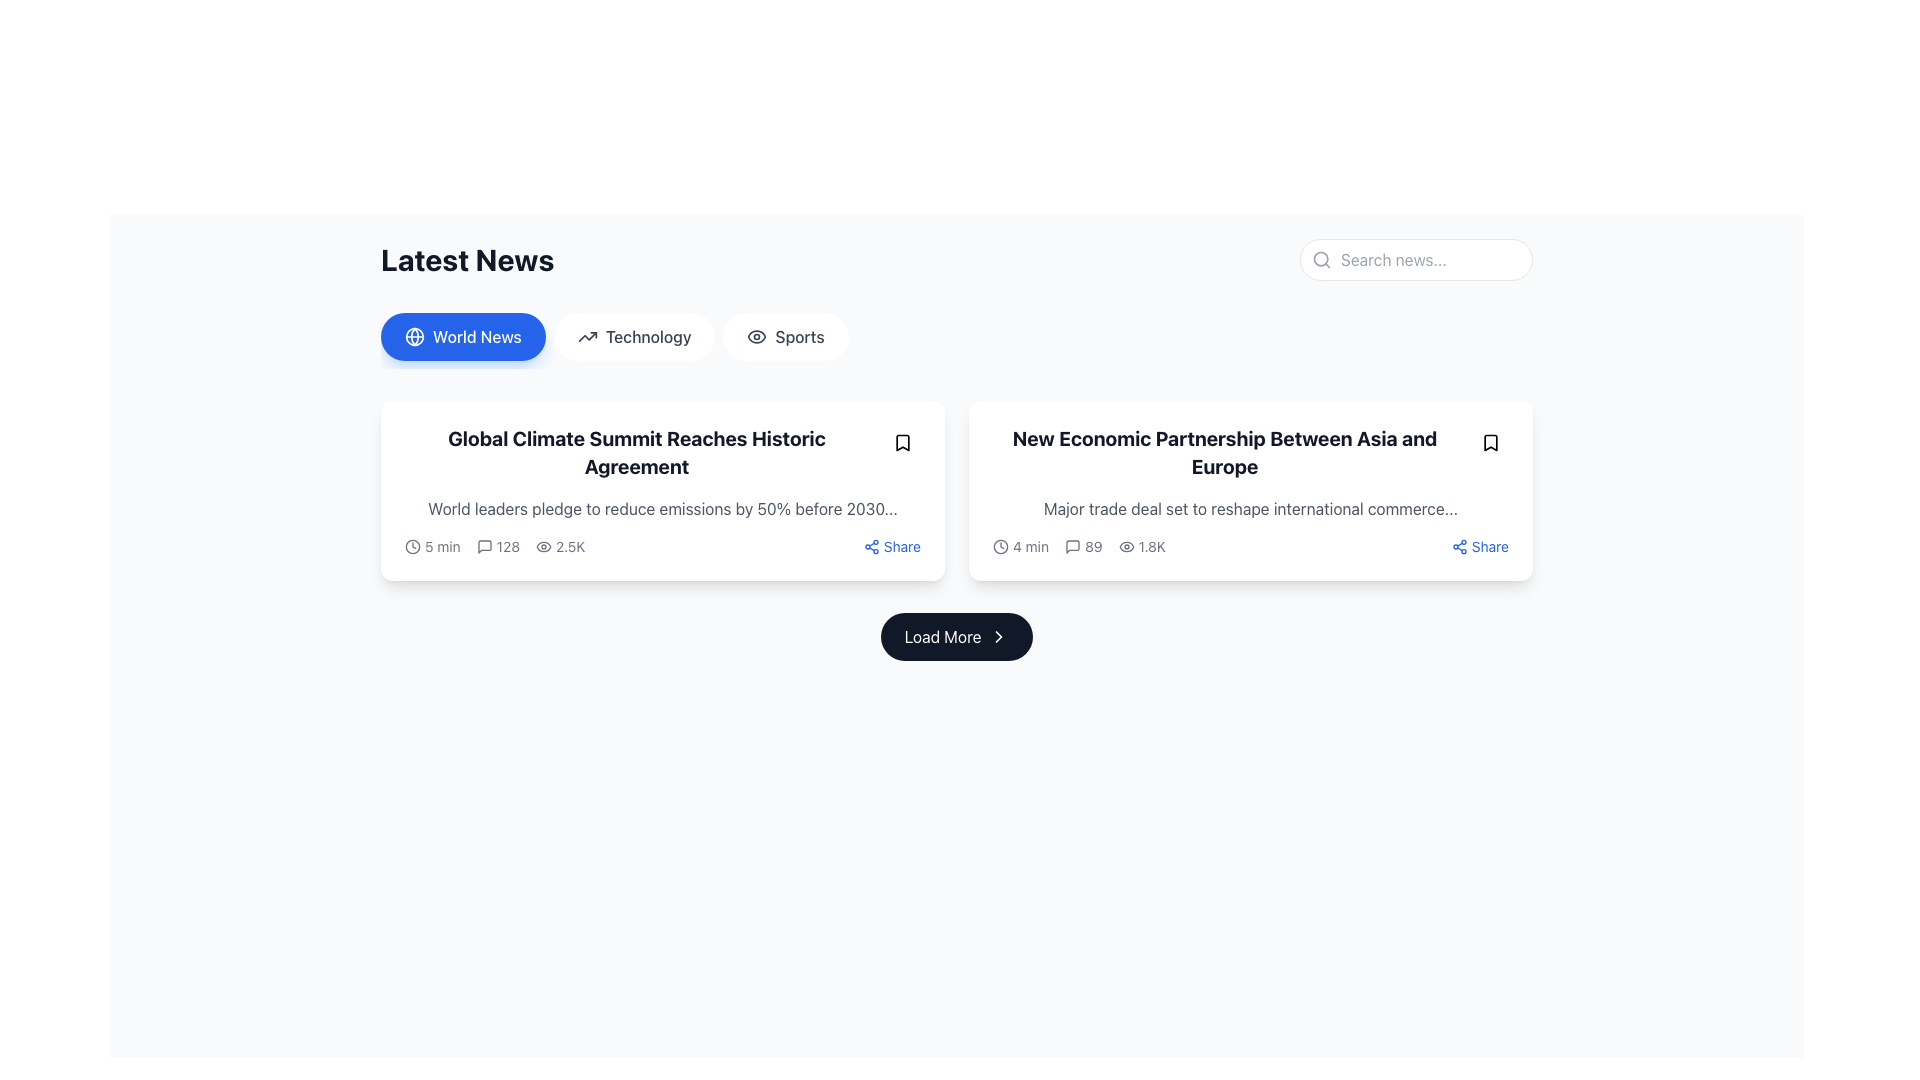  What do you see at coordinates (1072, 547) in the screenshot?
I see `the SVG icon representing a speech bubble for comments or messages, located below the headline and content of the card in the 'Latest News' section` at bounding box center [1072, 547].